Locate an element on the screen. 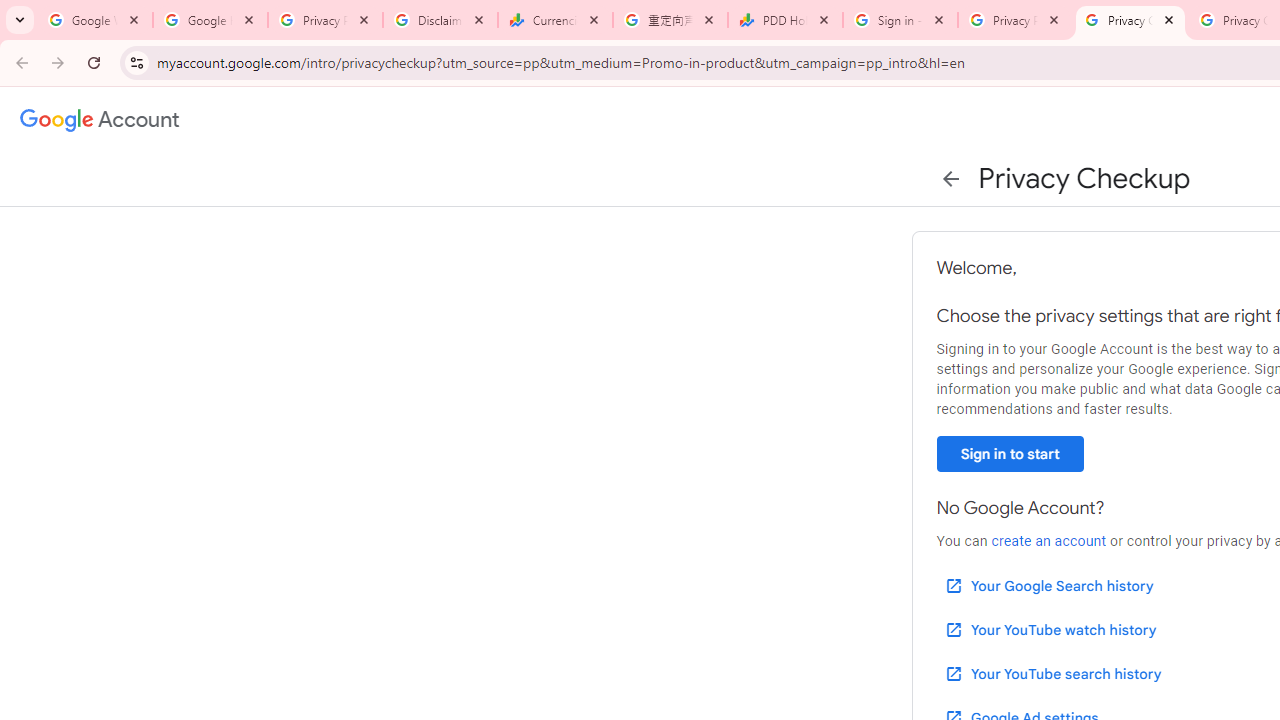 The width and height of the screenshot is (1280, 720). 'Sign in - Google Accounts' is located at coordinates (899, 20).